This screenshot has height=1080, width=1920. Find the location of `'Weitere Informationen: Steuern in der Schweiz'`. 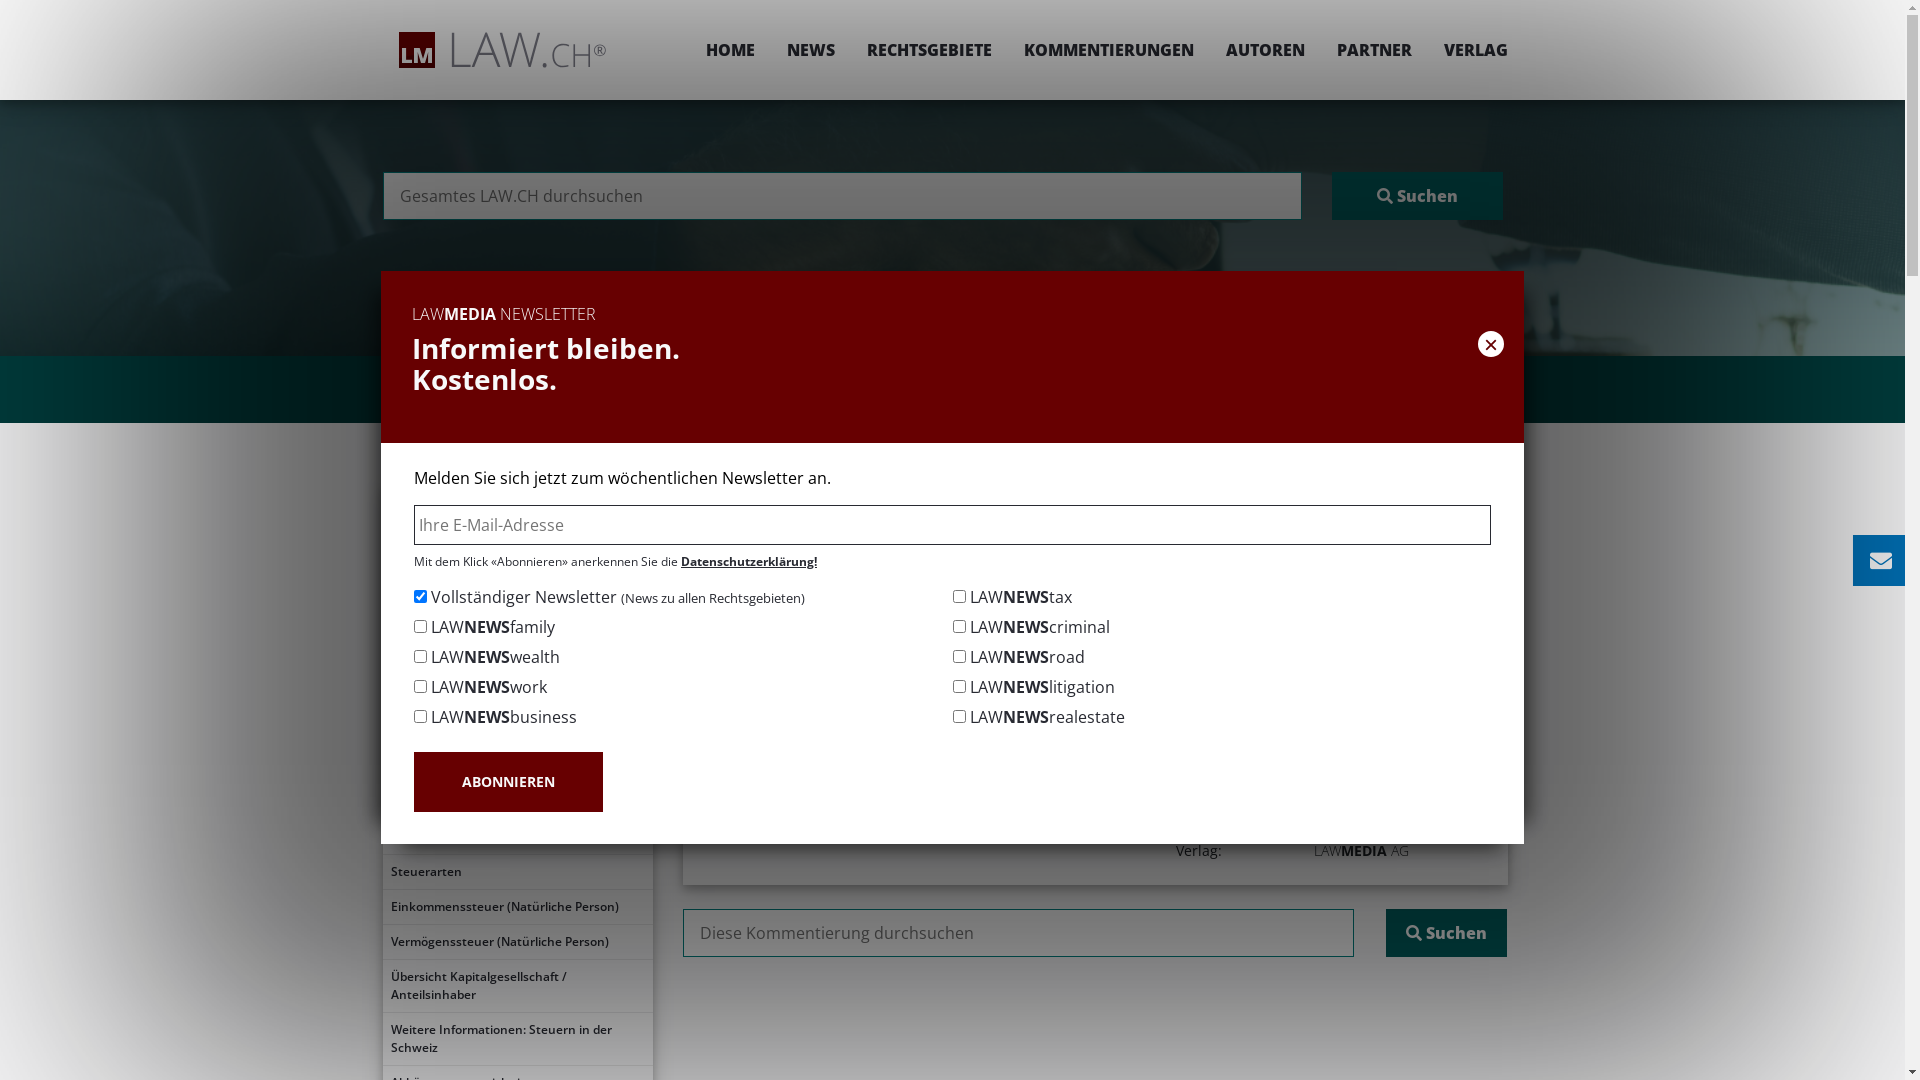

'Weitere Informationen: Steuern in der Schweiz' is located at coordinates (517, 1037).